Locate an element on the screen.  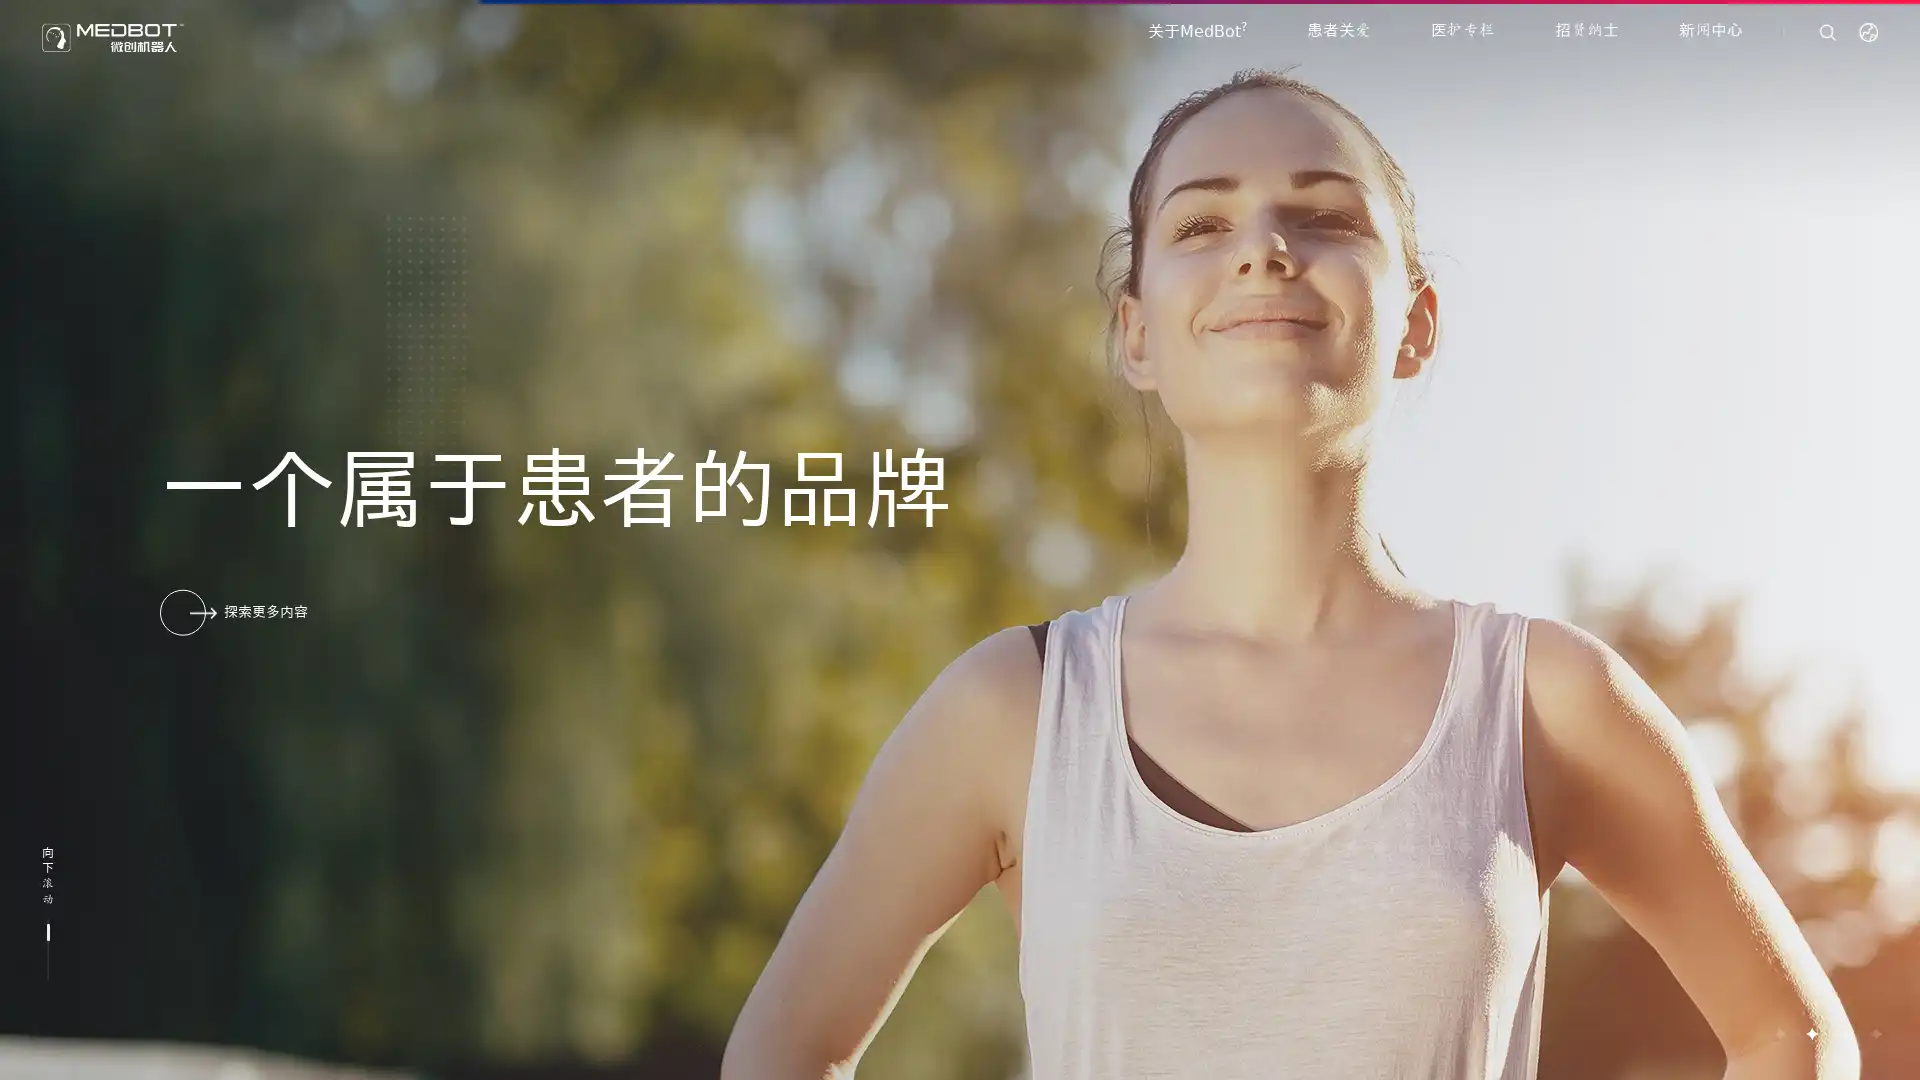
Go to slide 3 is located at coordinates (1842, 1033).